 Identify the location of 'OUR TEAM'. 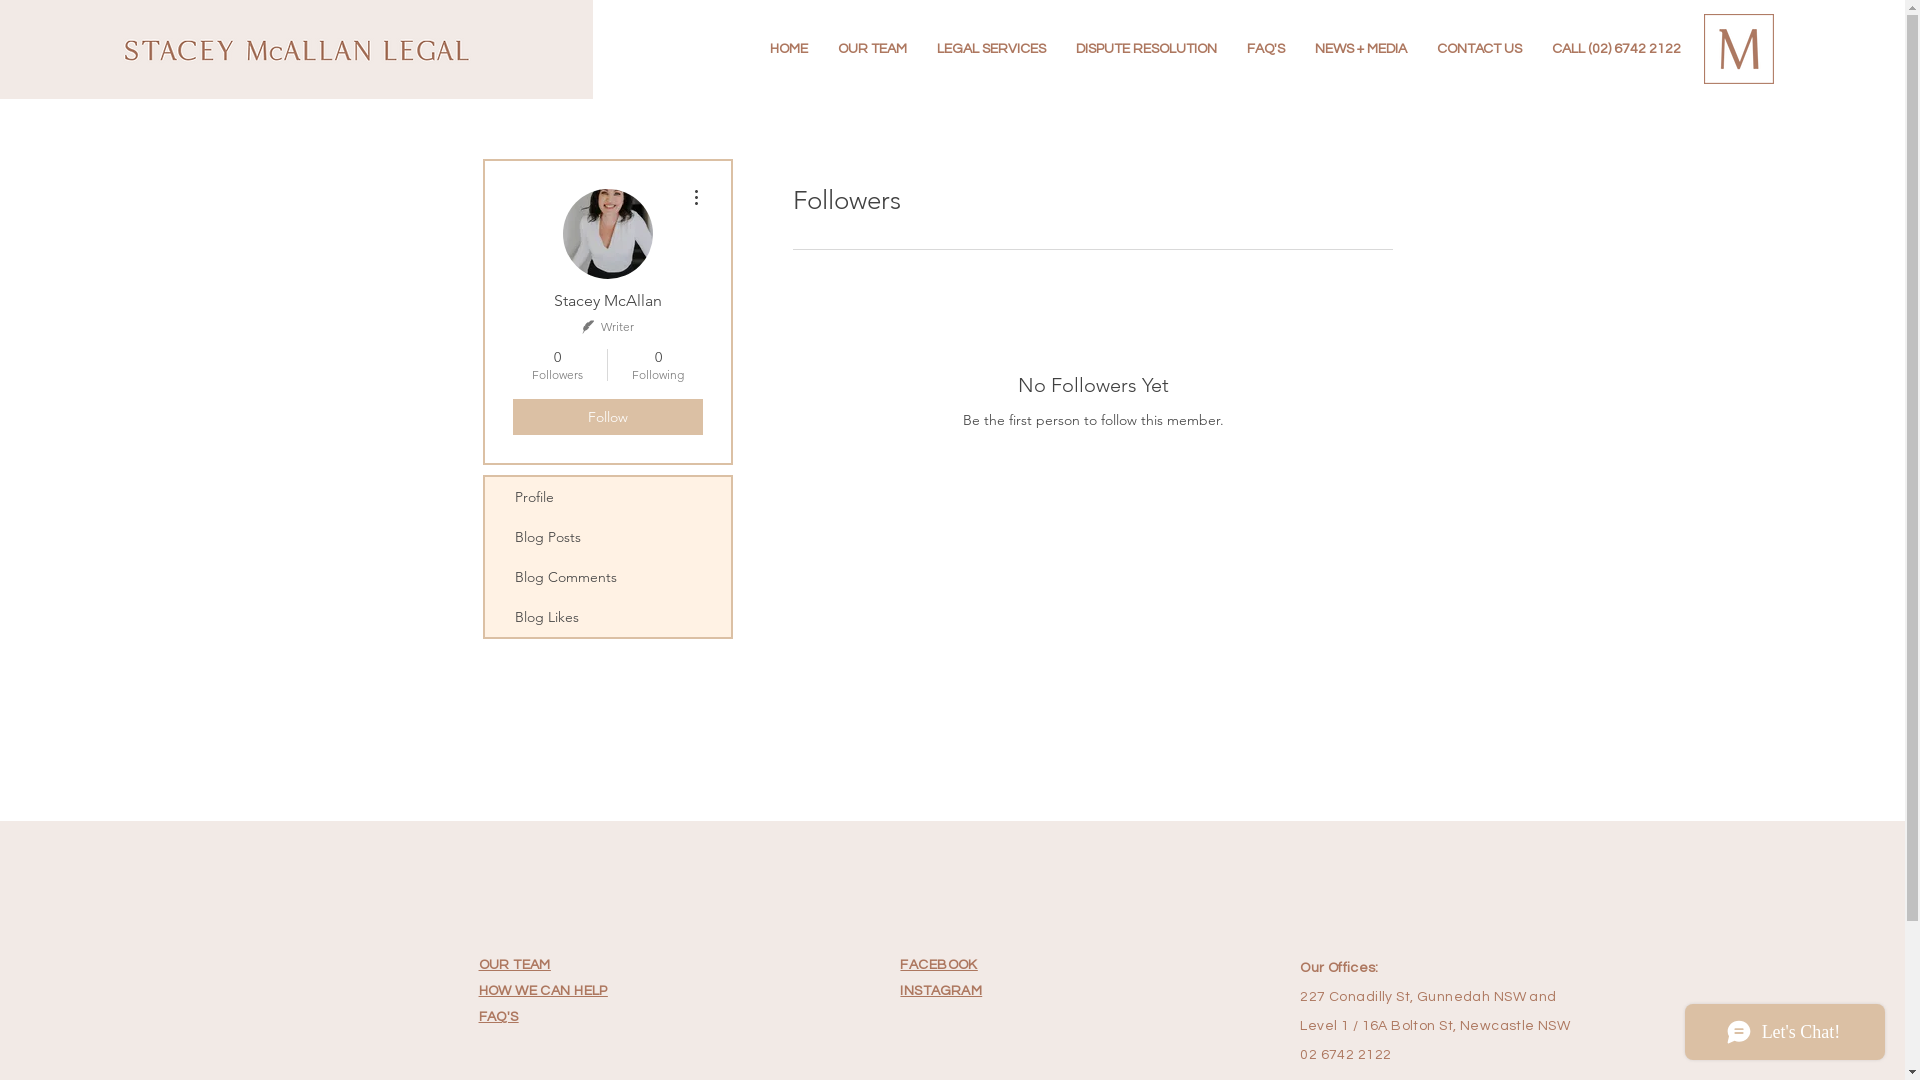
(514, 963).